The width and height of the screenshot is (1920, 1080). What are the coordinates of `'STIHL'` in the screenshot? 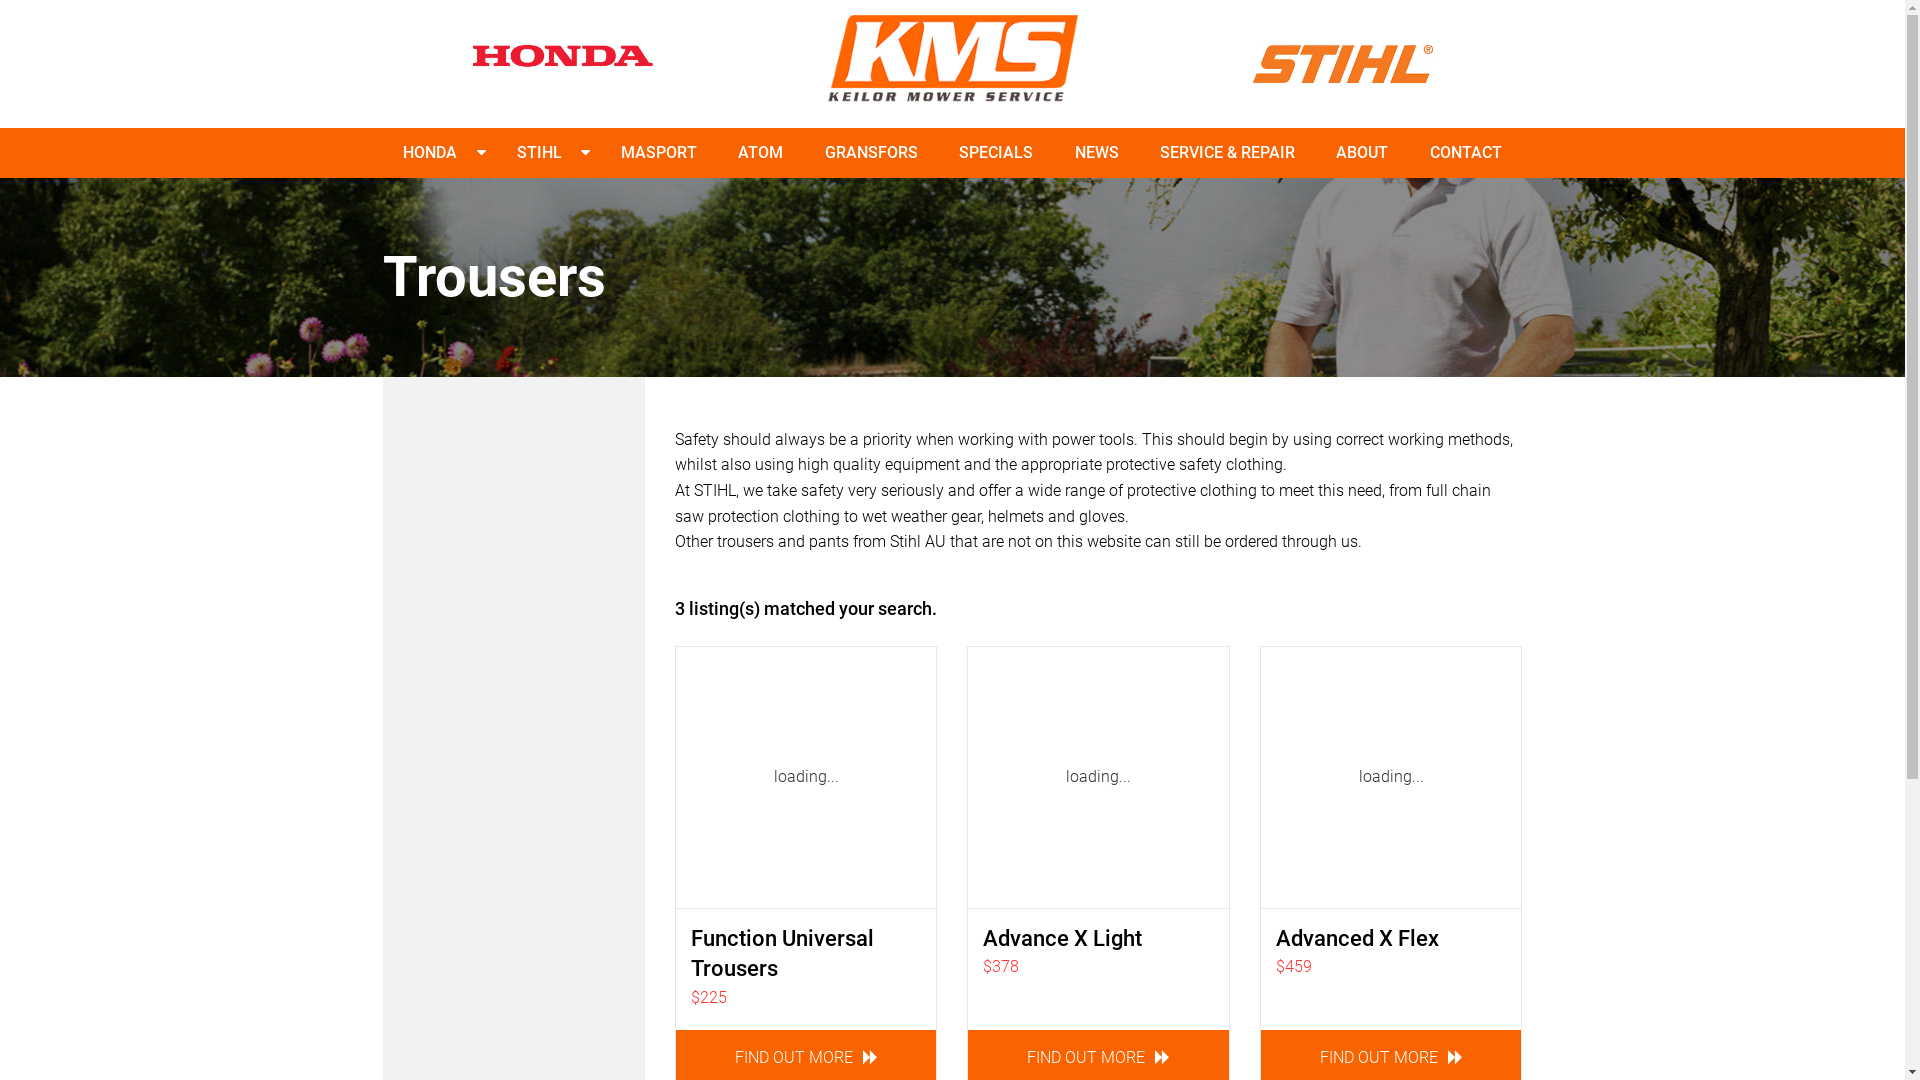 It's located at (538, 152).